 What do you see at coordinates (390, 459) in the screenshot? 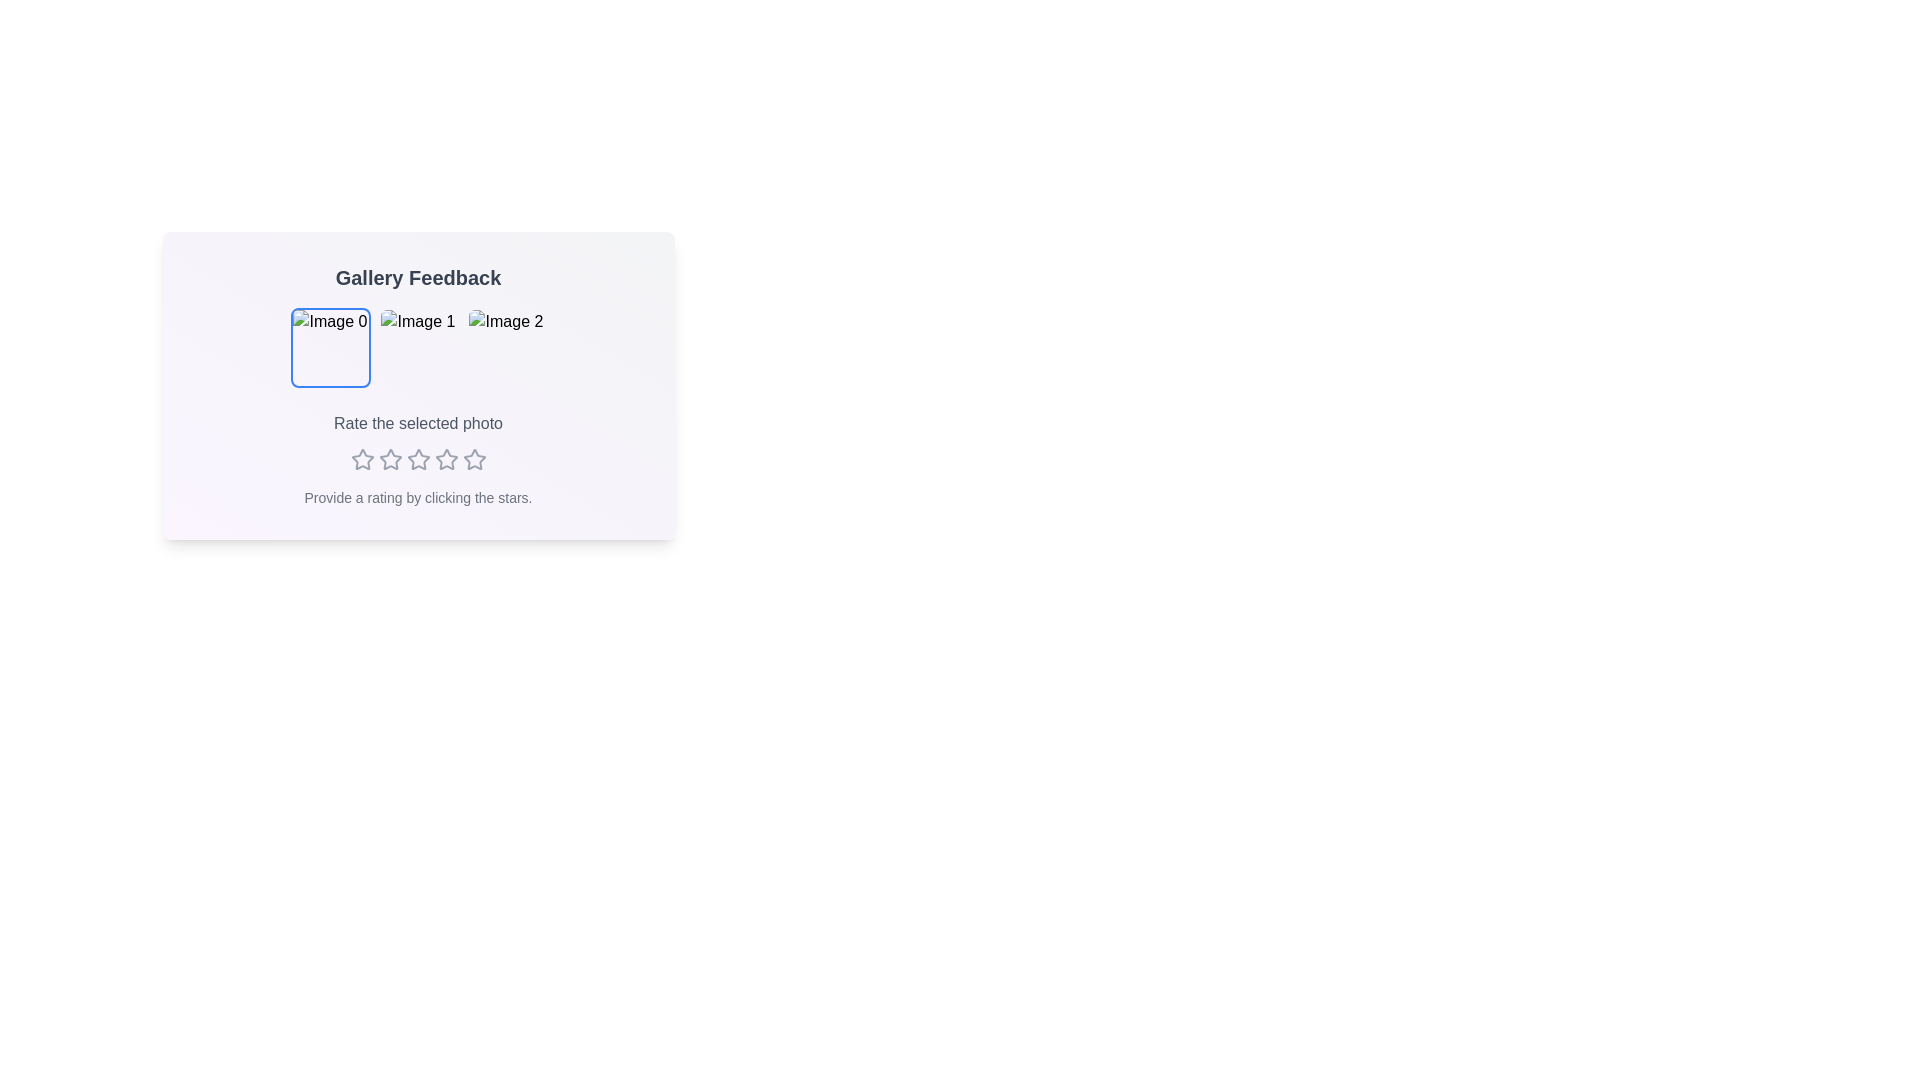
I see `the second star icon in the five-star rating system` at bounding box center [390, 459].